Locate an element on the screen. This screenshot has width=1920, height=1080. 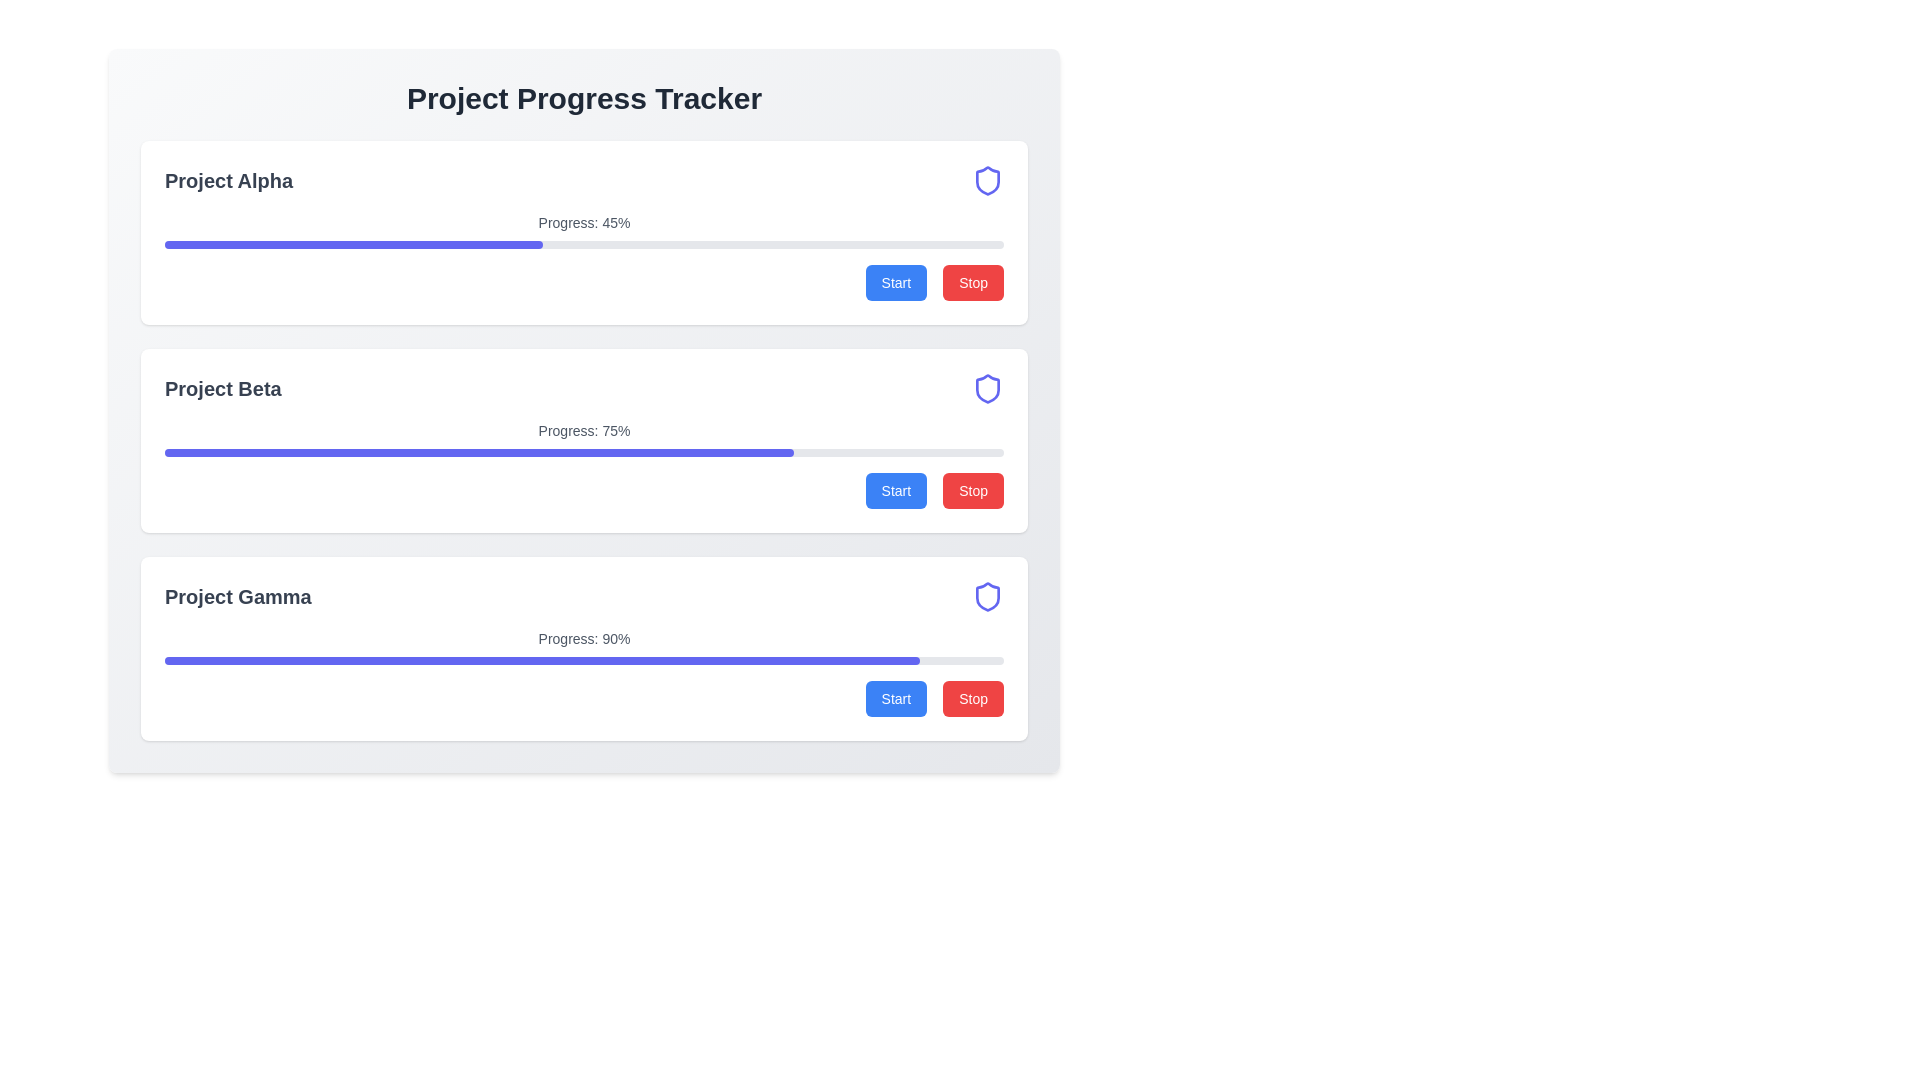
the Progress indicator bar for 'Project Gamma', which visually represents 90% completion and is located at the bottom of the project sections is located at coordinates (542, 660).